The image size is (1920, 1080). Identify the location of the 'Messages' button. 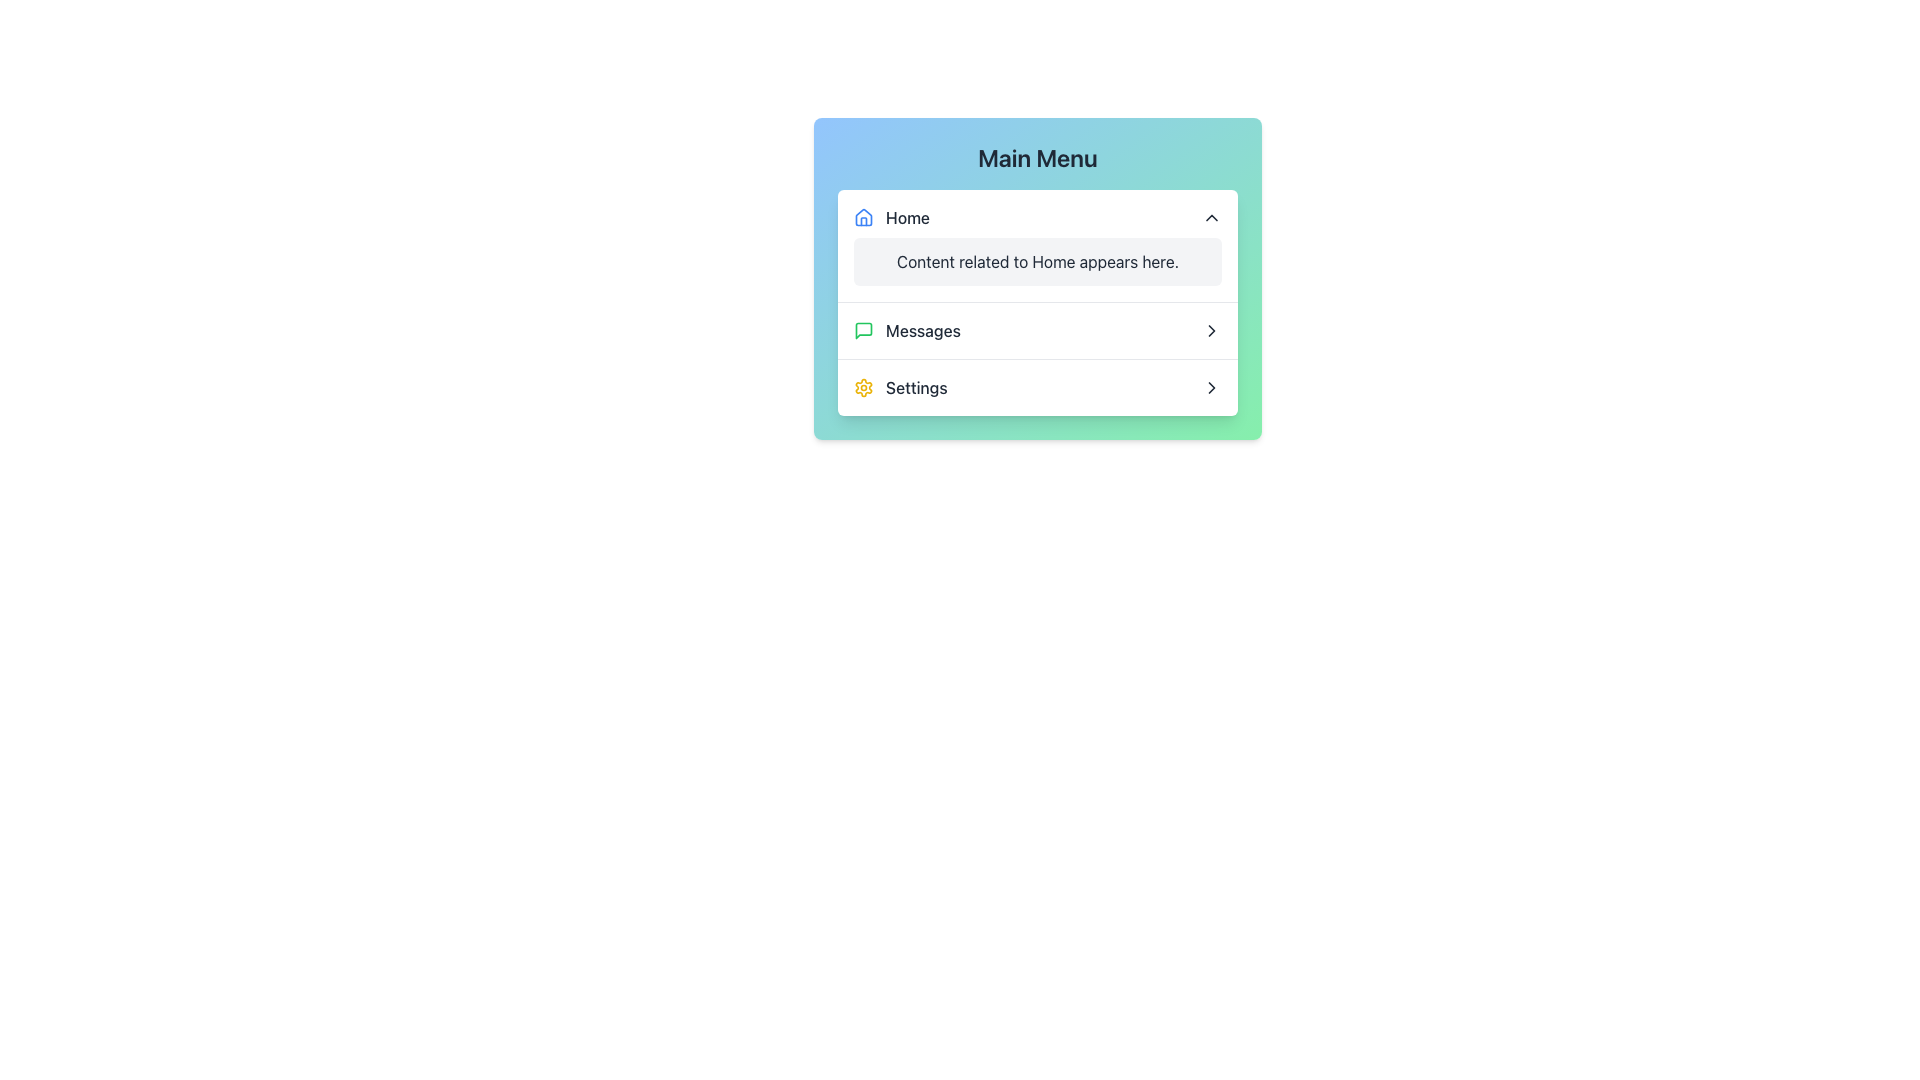
(1037, 329).